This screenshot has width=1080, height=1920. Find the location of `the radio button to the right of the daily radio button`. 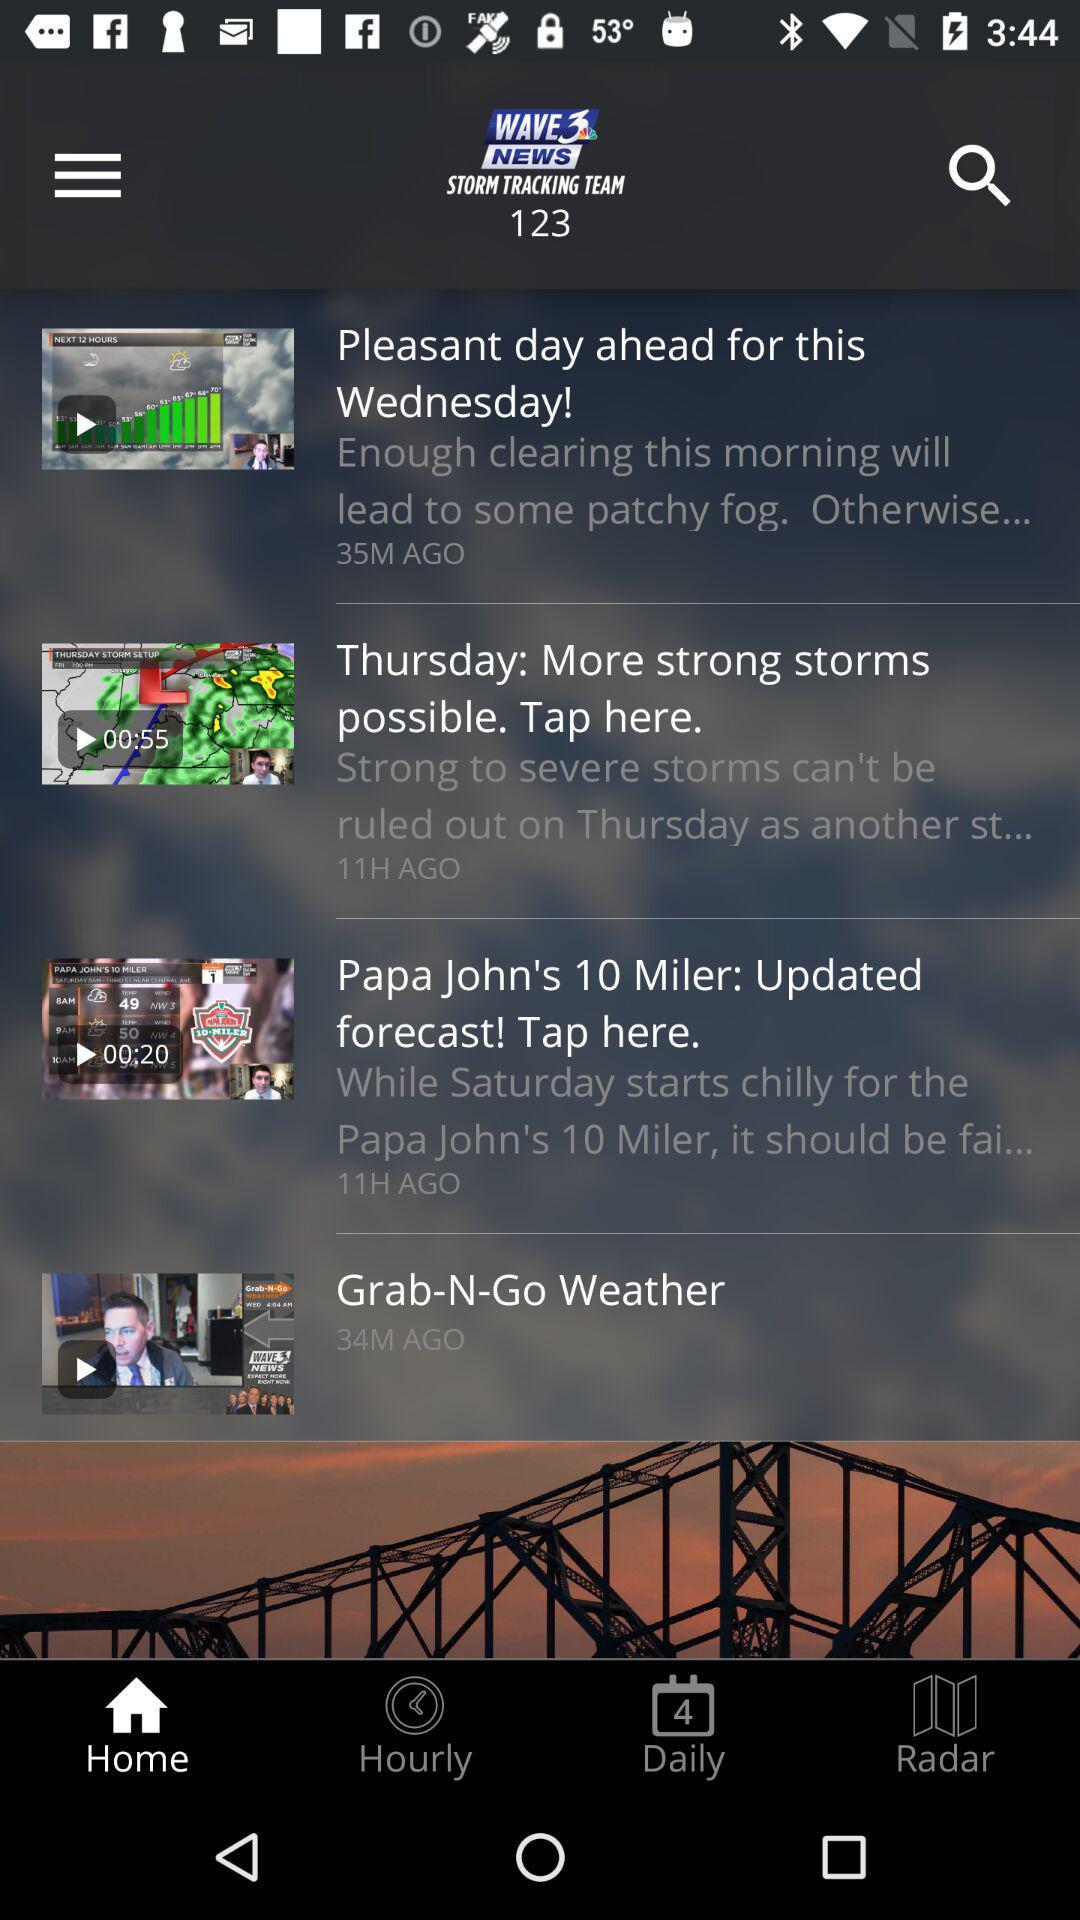

the radio button to the right of the daily radio button is located at coordinates (945, 1726).